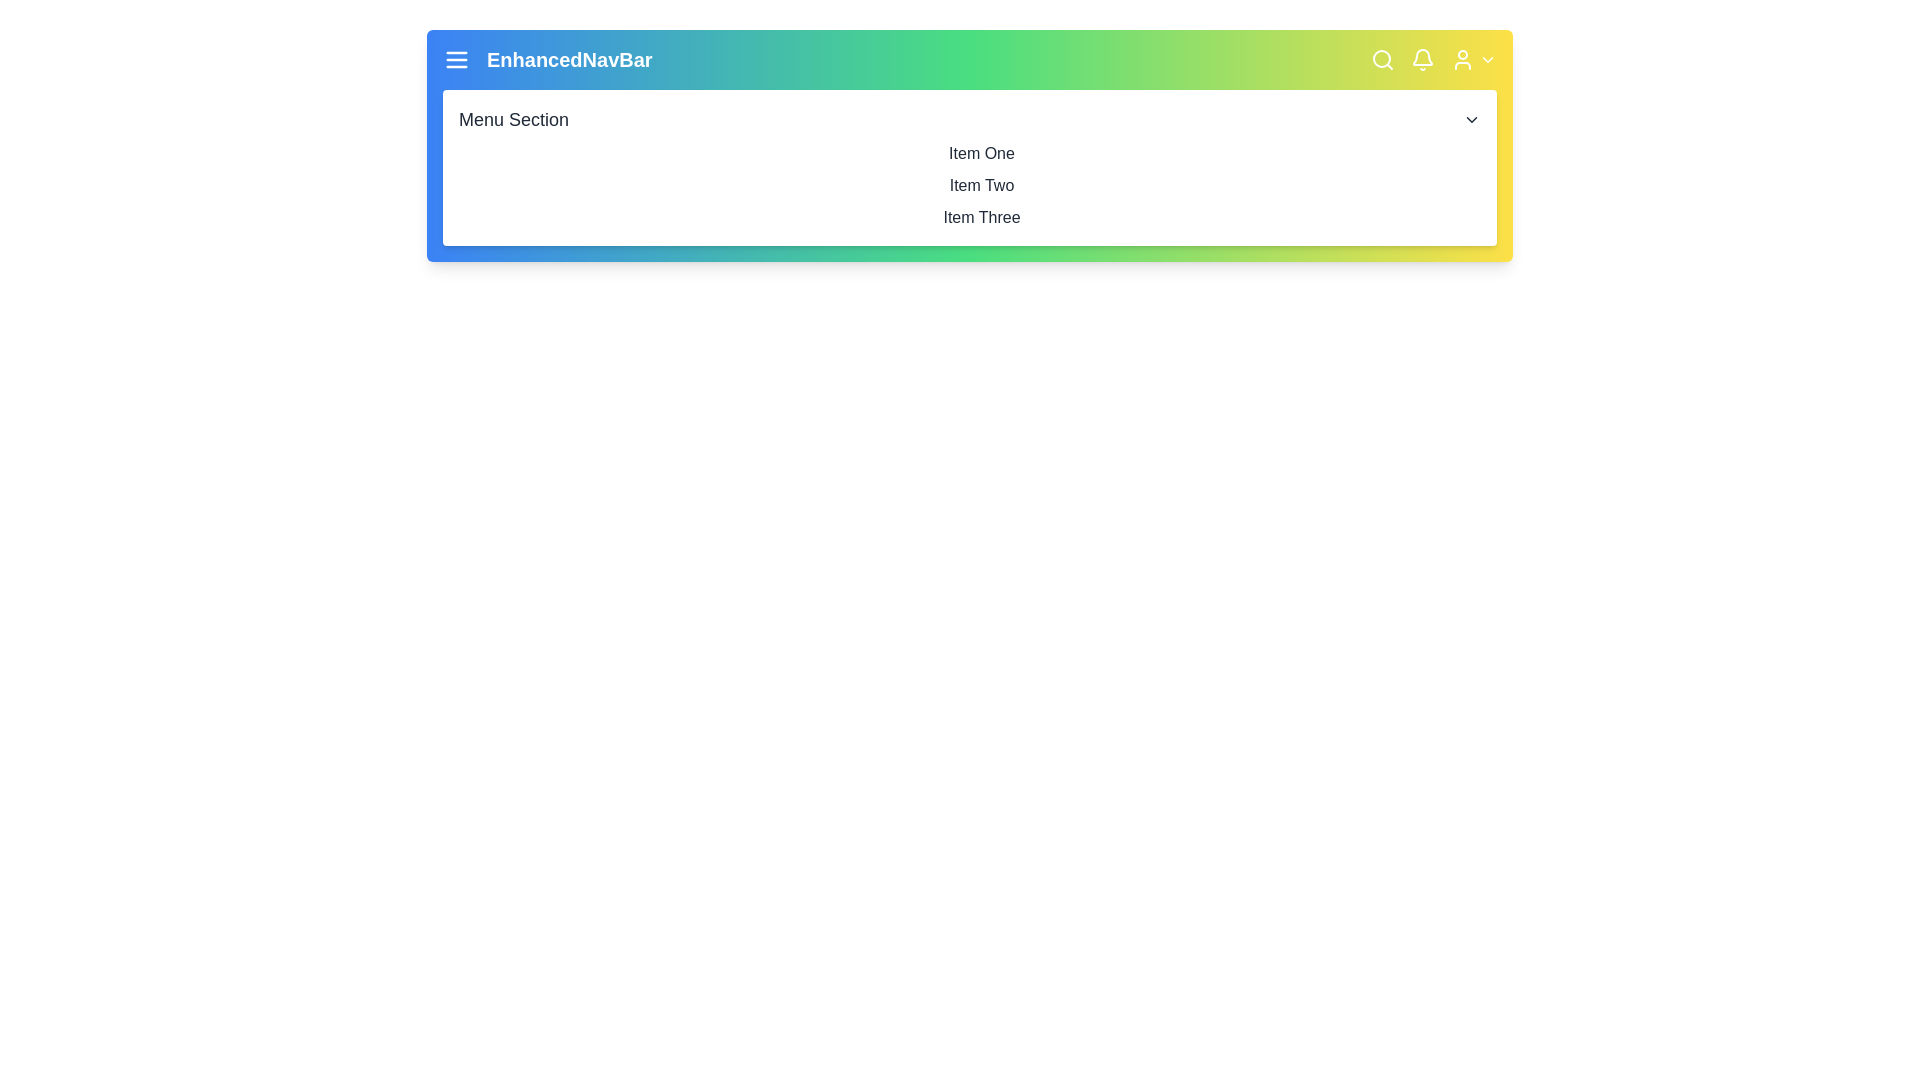  I want to click on the 'Bell' icon for notifications, so click(1421, 59).